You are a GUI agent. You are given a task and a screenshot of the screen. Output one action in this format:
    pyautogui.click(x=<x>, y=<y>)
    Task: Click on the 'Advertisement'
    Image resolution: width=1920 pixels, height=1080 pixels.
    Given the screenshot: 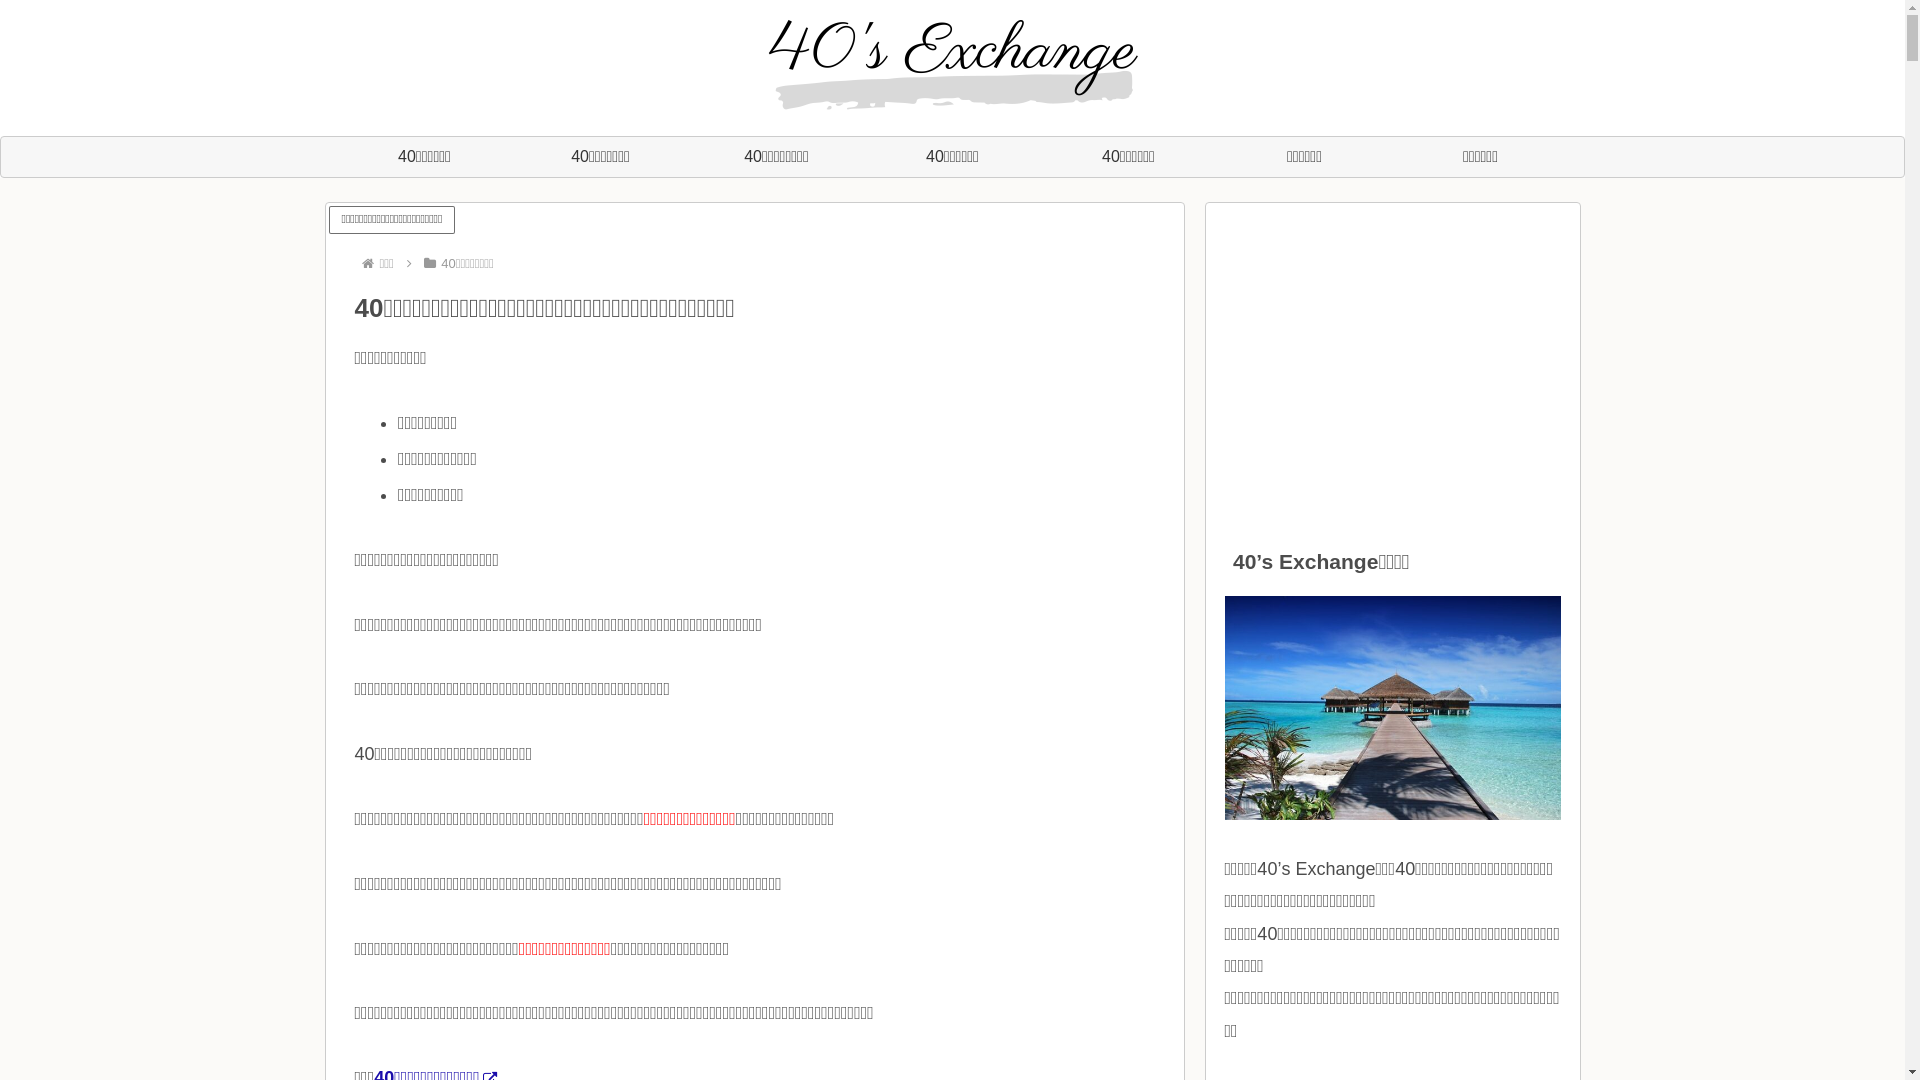 What is the action you would take?
    pyautogui.click(x=1391, y=362)
    